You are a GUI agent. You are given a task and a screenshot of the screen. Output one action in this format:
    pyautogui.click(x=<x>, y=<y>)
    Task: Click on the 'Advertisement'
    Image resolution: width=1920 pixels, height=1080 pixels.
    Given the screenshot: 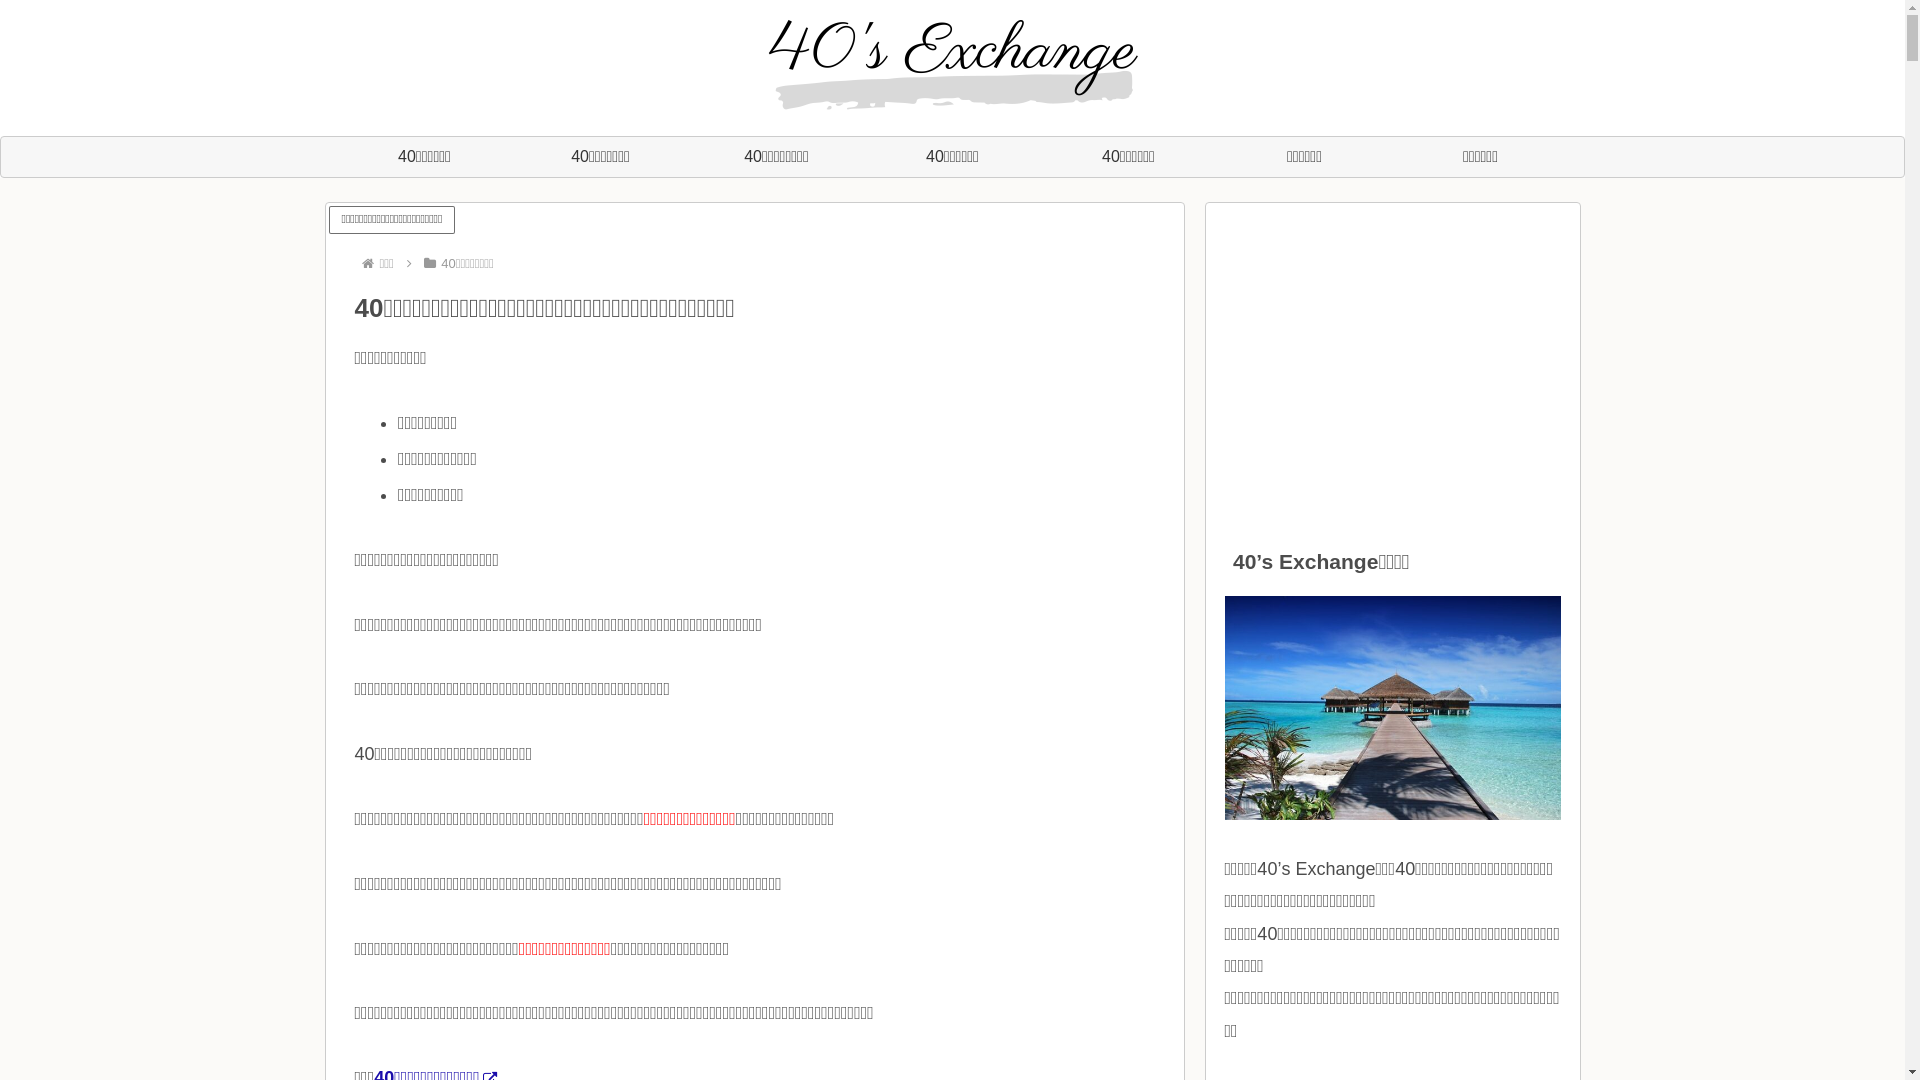 What is the action you would take?
    pyautogui.click(x=1391, y=362)
    